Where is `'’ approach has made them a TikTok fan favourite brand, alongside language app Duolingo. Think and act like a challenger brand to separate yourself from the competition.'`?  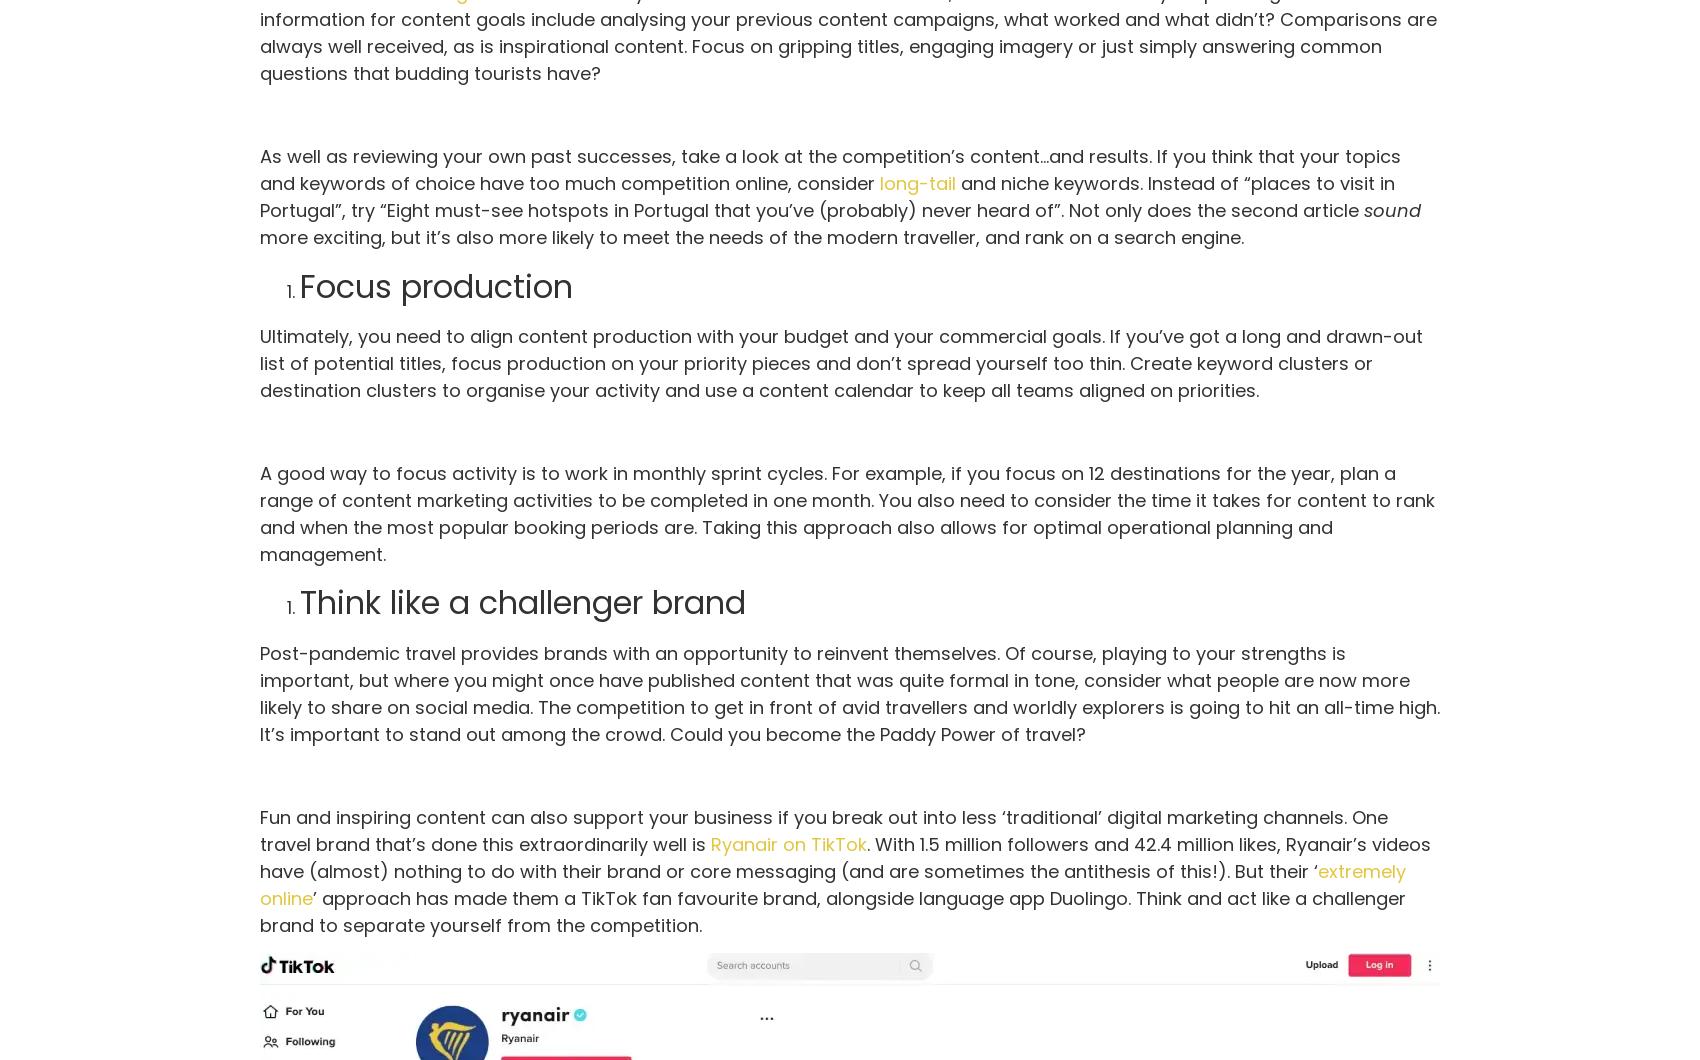 '’ approach has made them a TikTok fan favourite brand, alongside language app Duolingo. Think and act like a challenger brand to separate yourself from the competition.' is located at coordinates (259, 910).